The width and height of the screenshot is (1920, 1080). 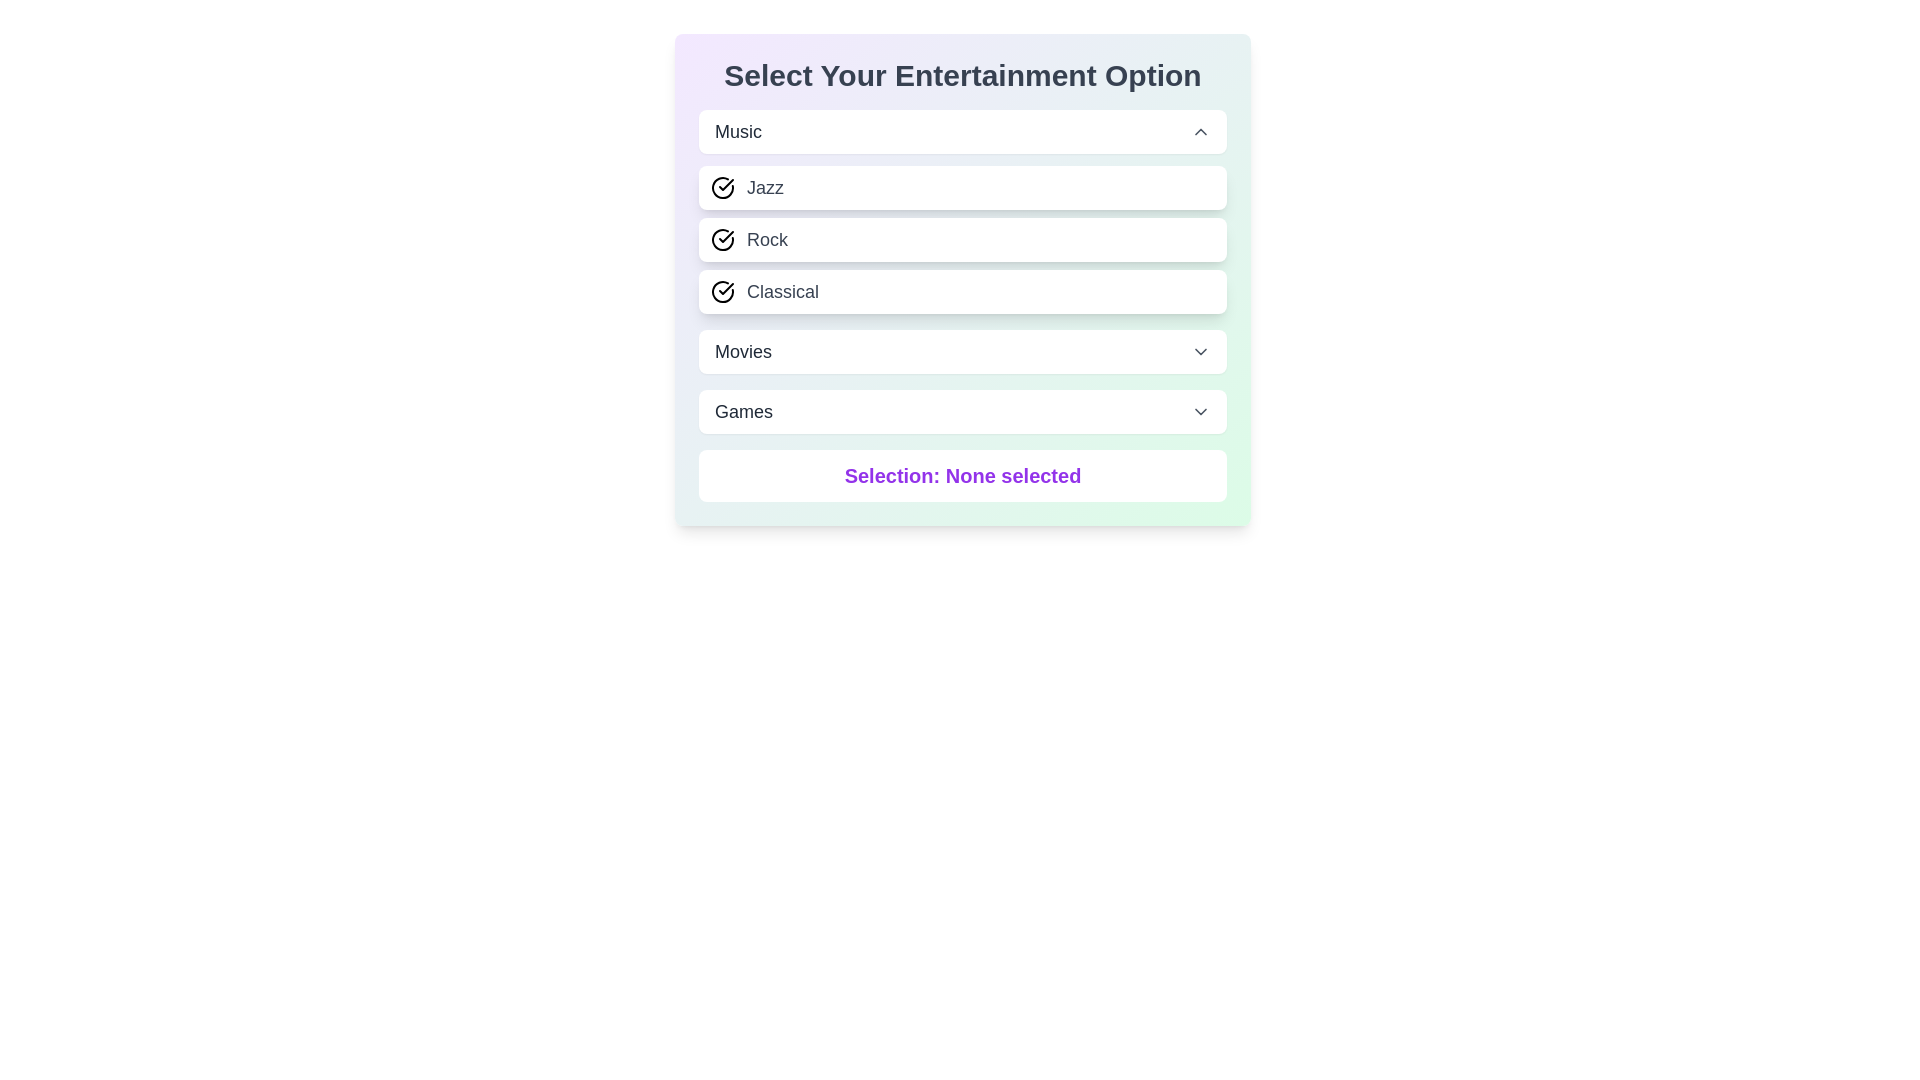 I want to click on the icon (circle with check mark), so click(x=722, y=292).